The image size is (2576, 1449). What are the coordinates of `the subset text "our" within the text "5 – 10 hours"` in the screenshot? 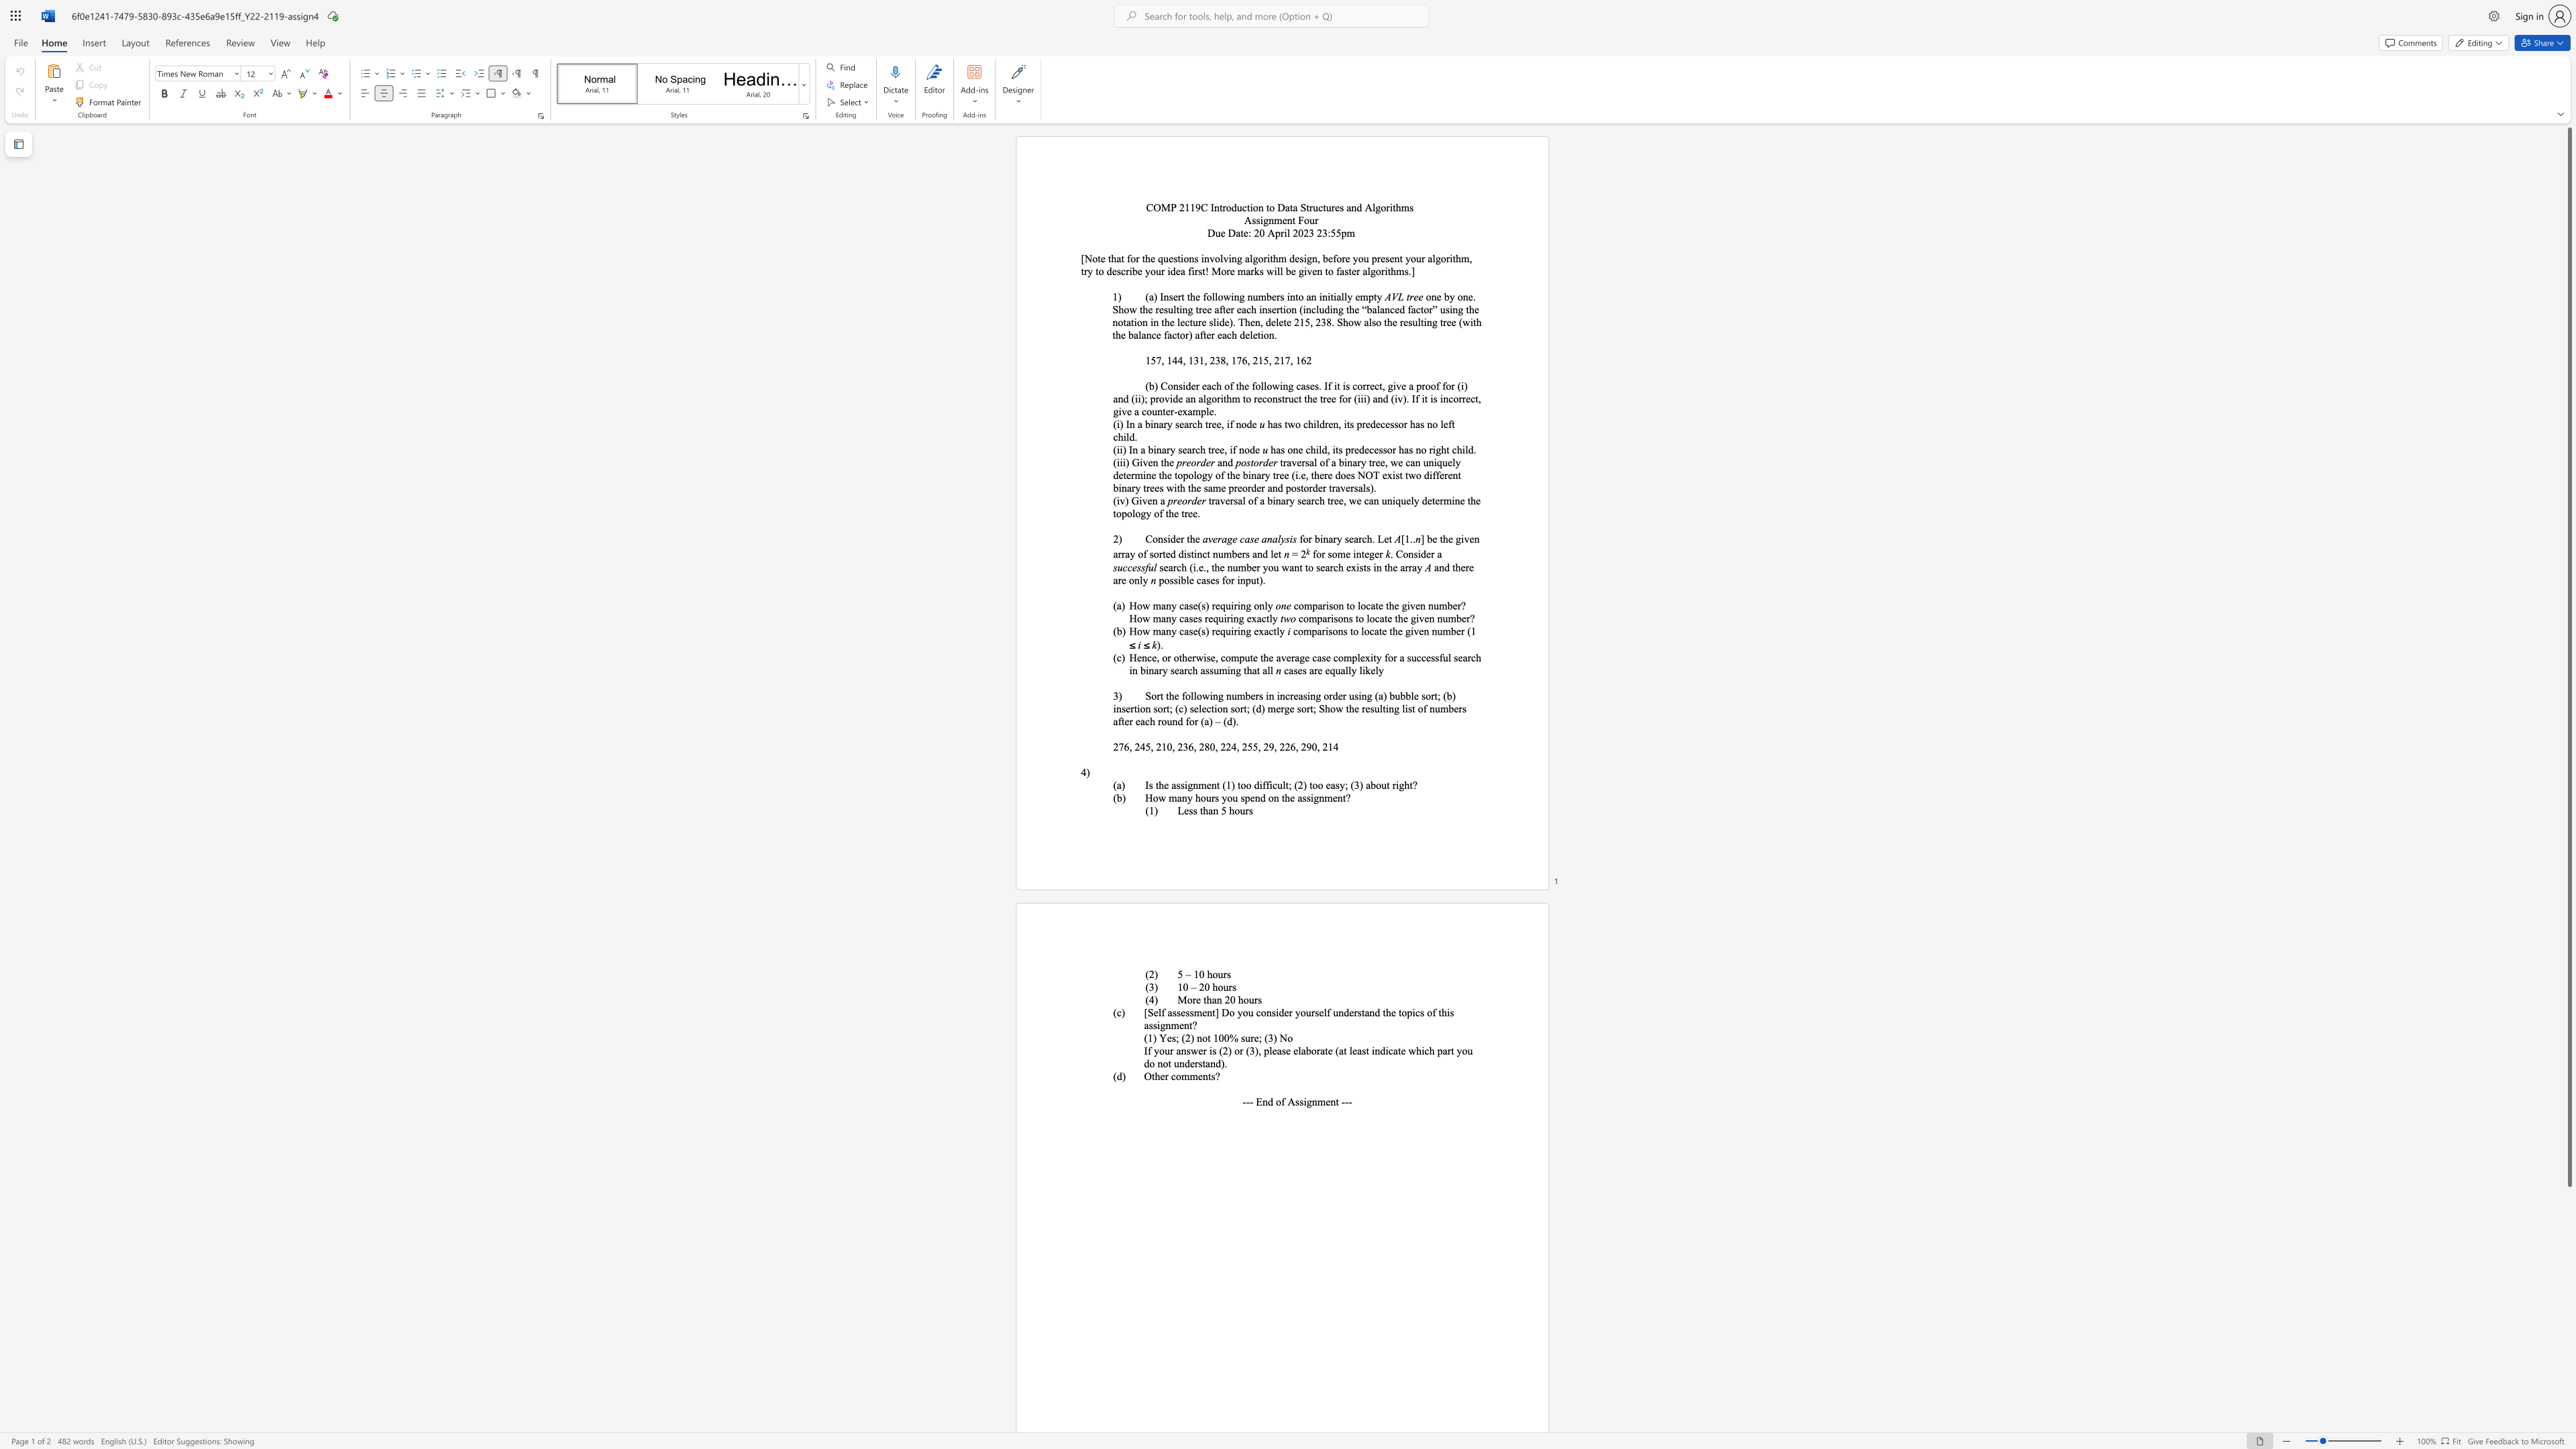 It's located at (1212, 974).